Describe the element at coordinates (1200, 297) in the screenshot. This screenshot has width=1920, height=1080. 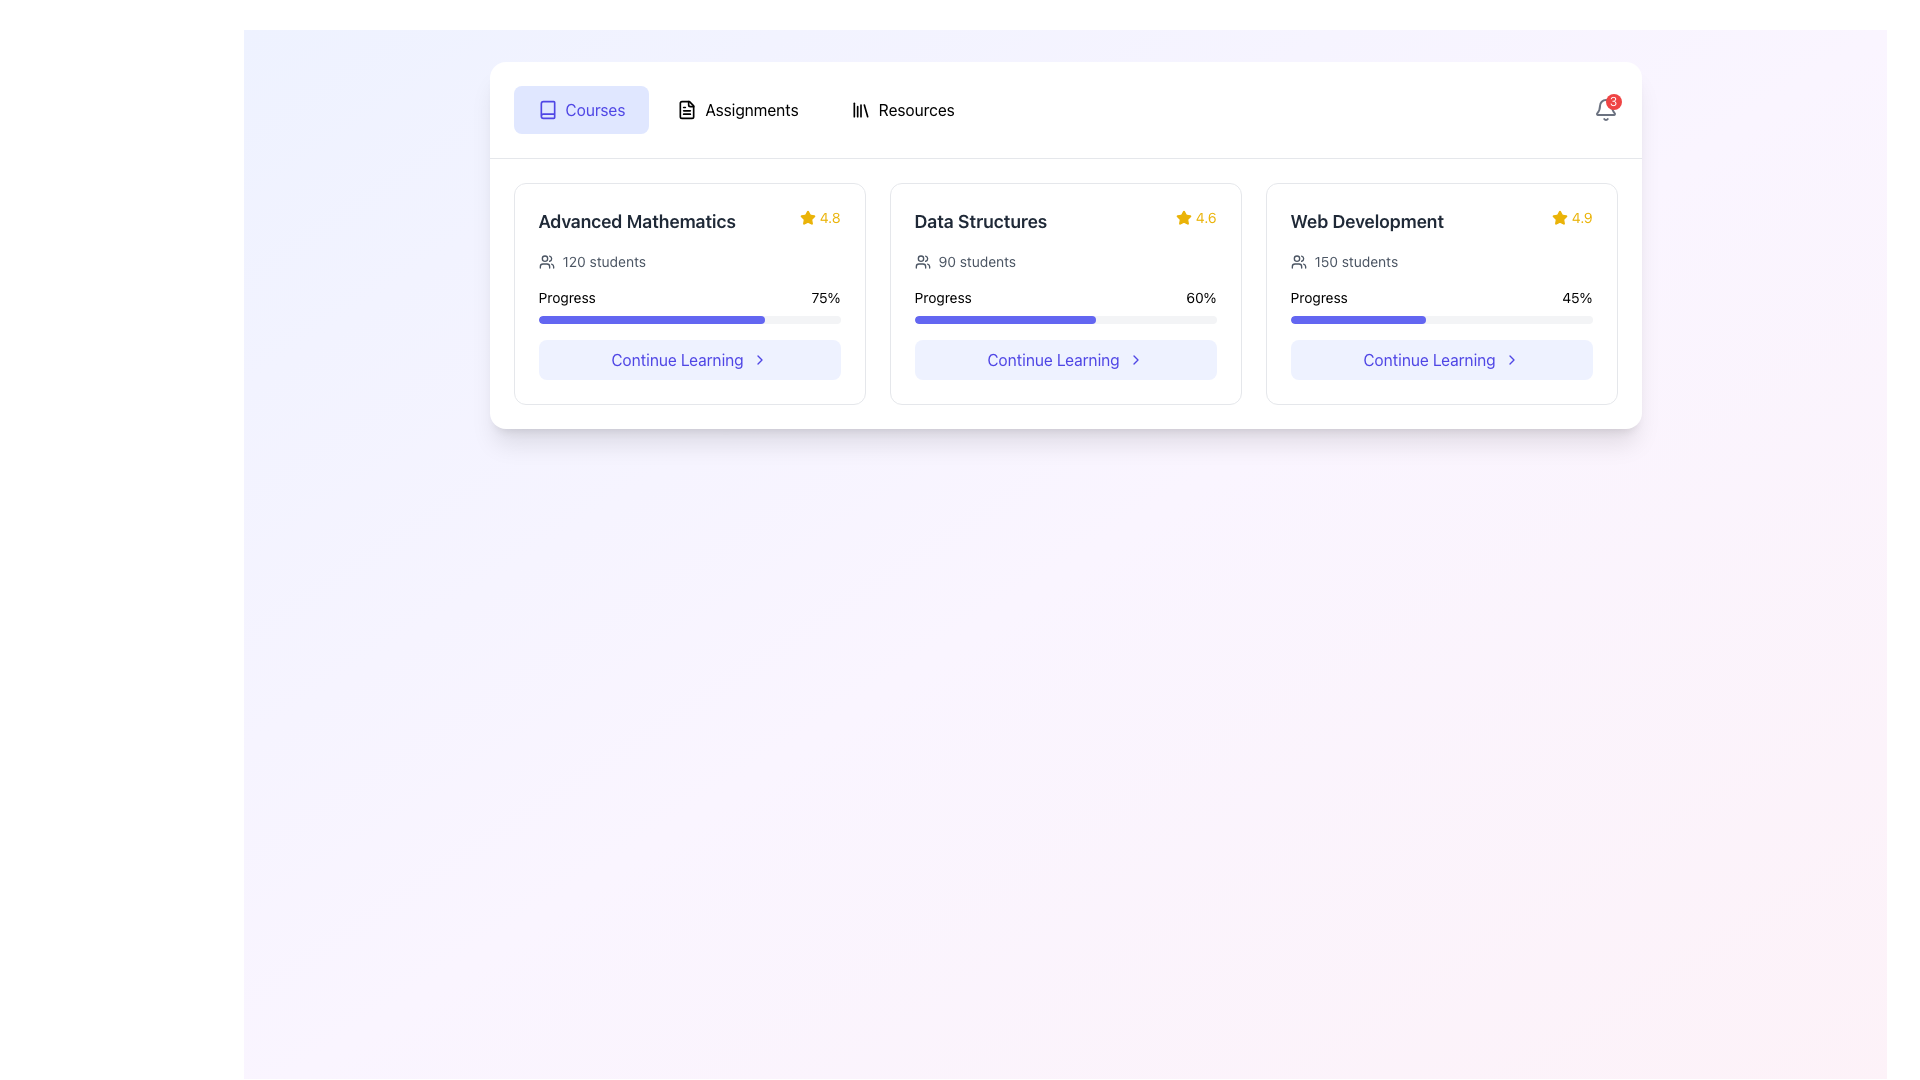
I see `percentage value displayed in the text label showing '60%' on the right side of the 'Data Structures' card, aligned horizontally with the word 'Progress'` at that location.